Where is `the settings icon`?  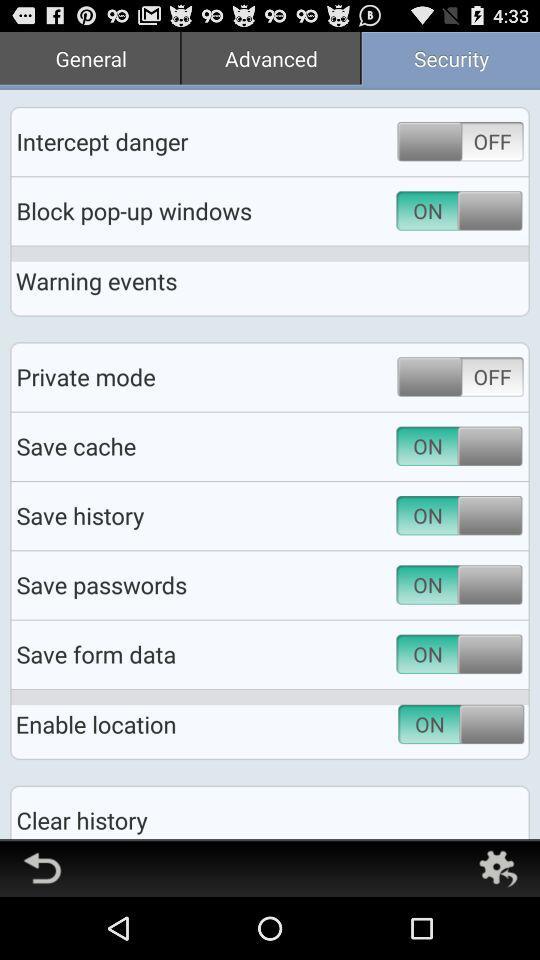 the settings icon is located at coordinates (496, 929).